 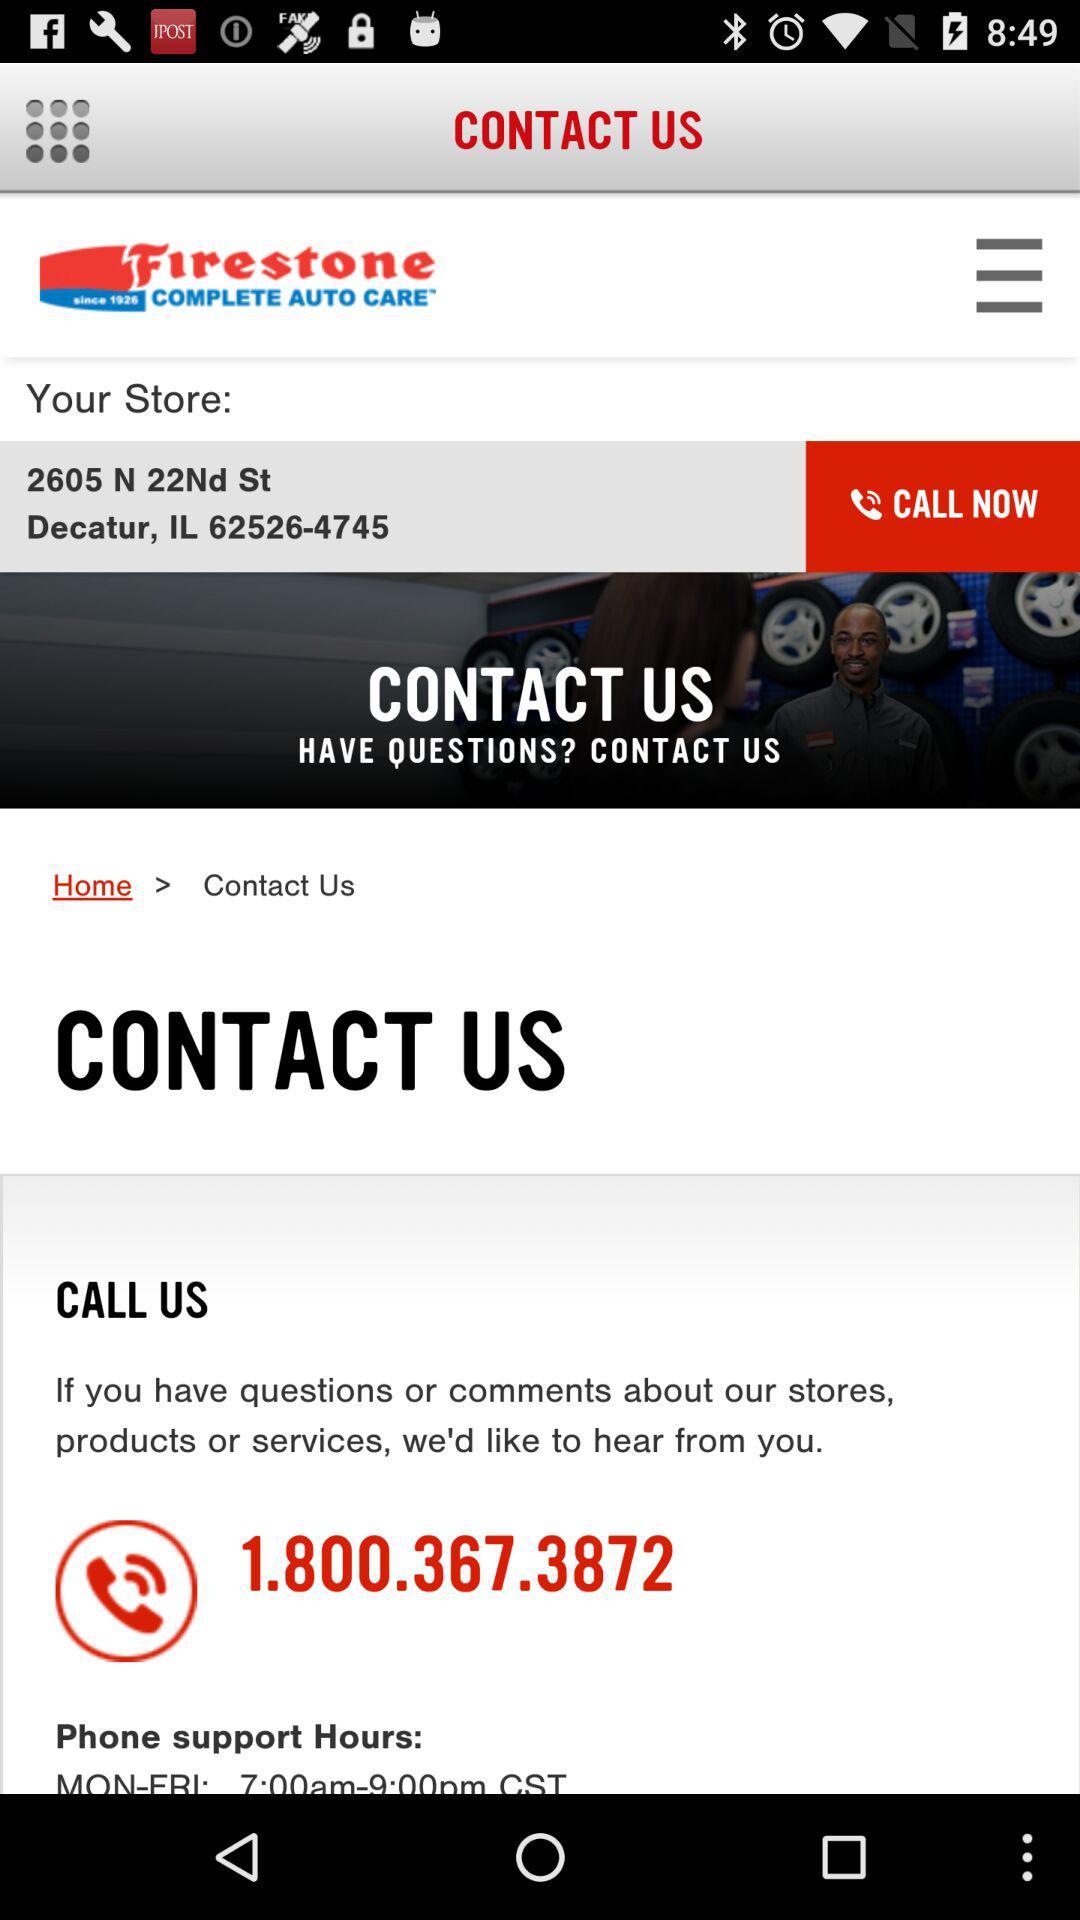 I want to click on main menu, so click(x=56, y=130).